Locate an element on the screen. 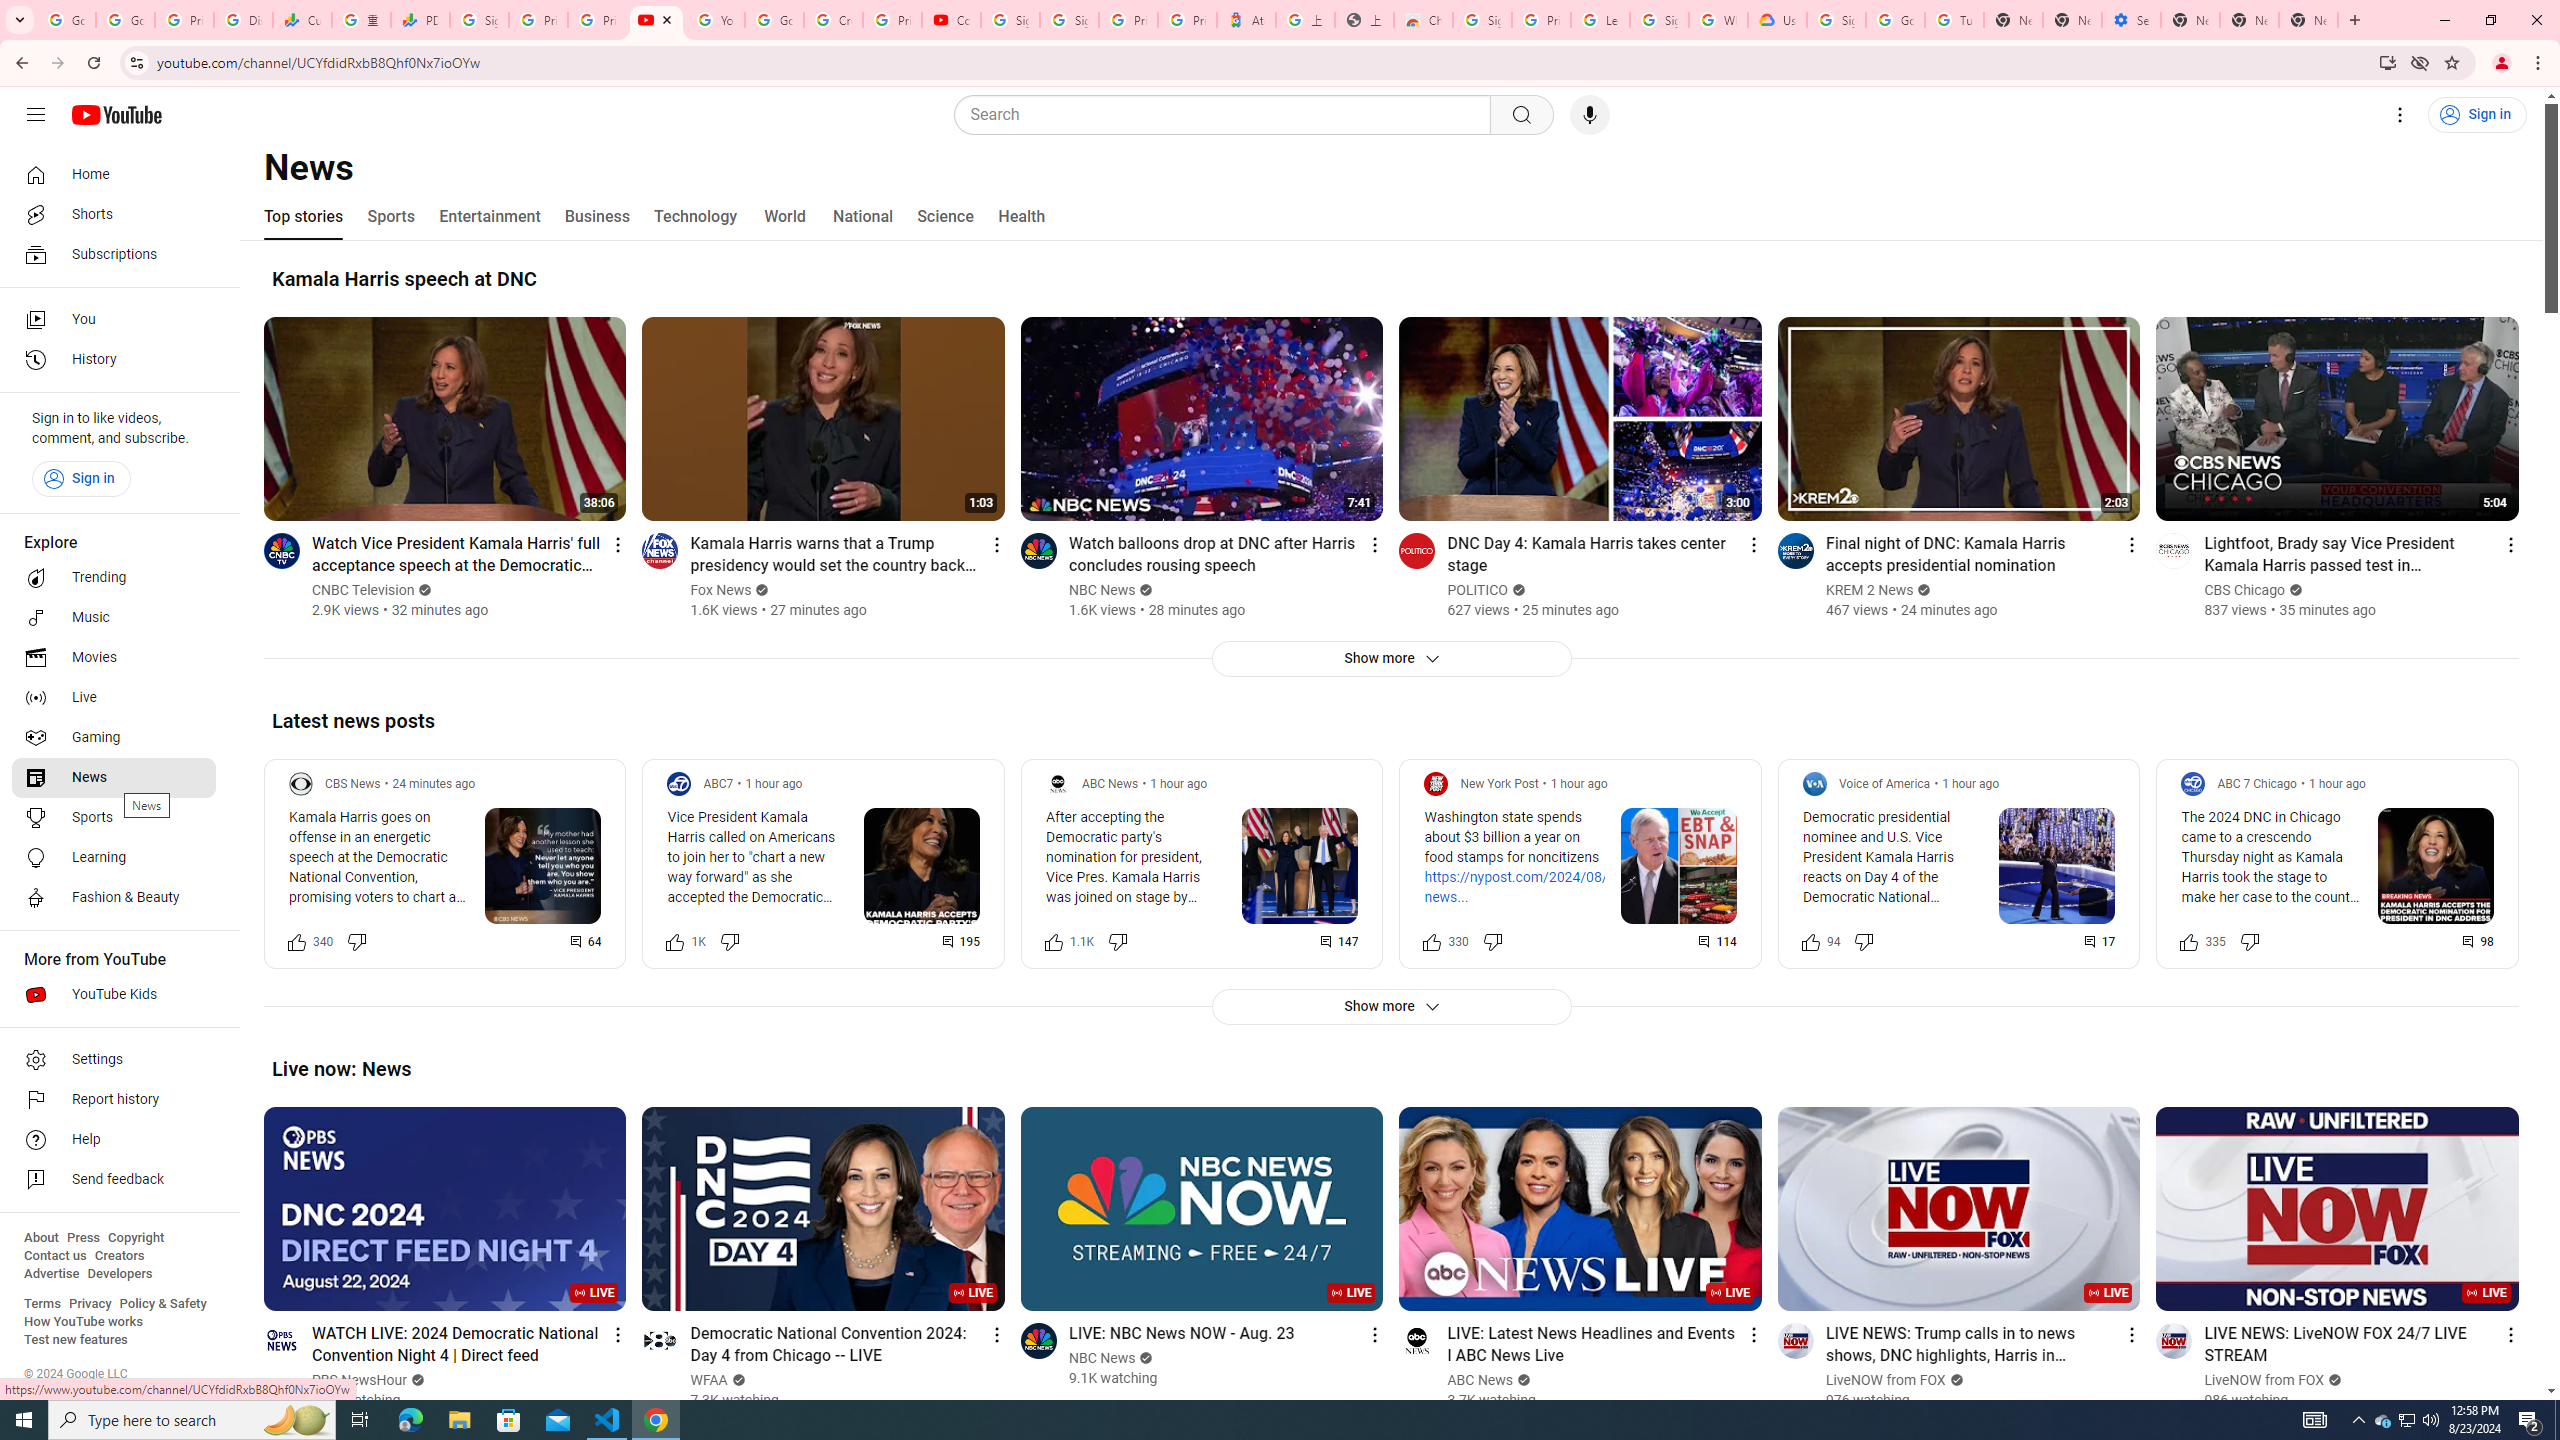  'LIVE: NBC News NOW - Aug. 23 by NBC News 665,260 views' is located at coordinates (1181, 1332).